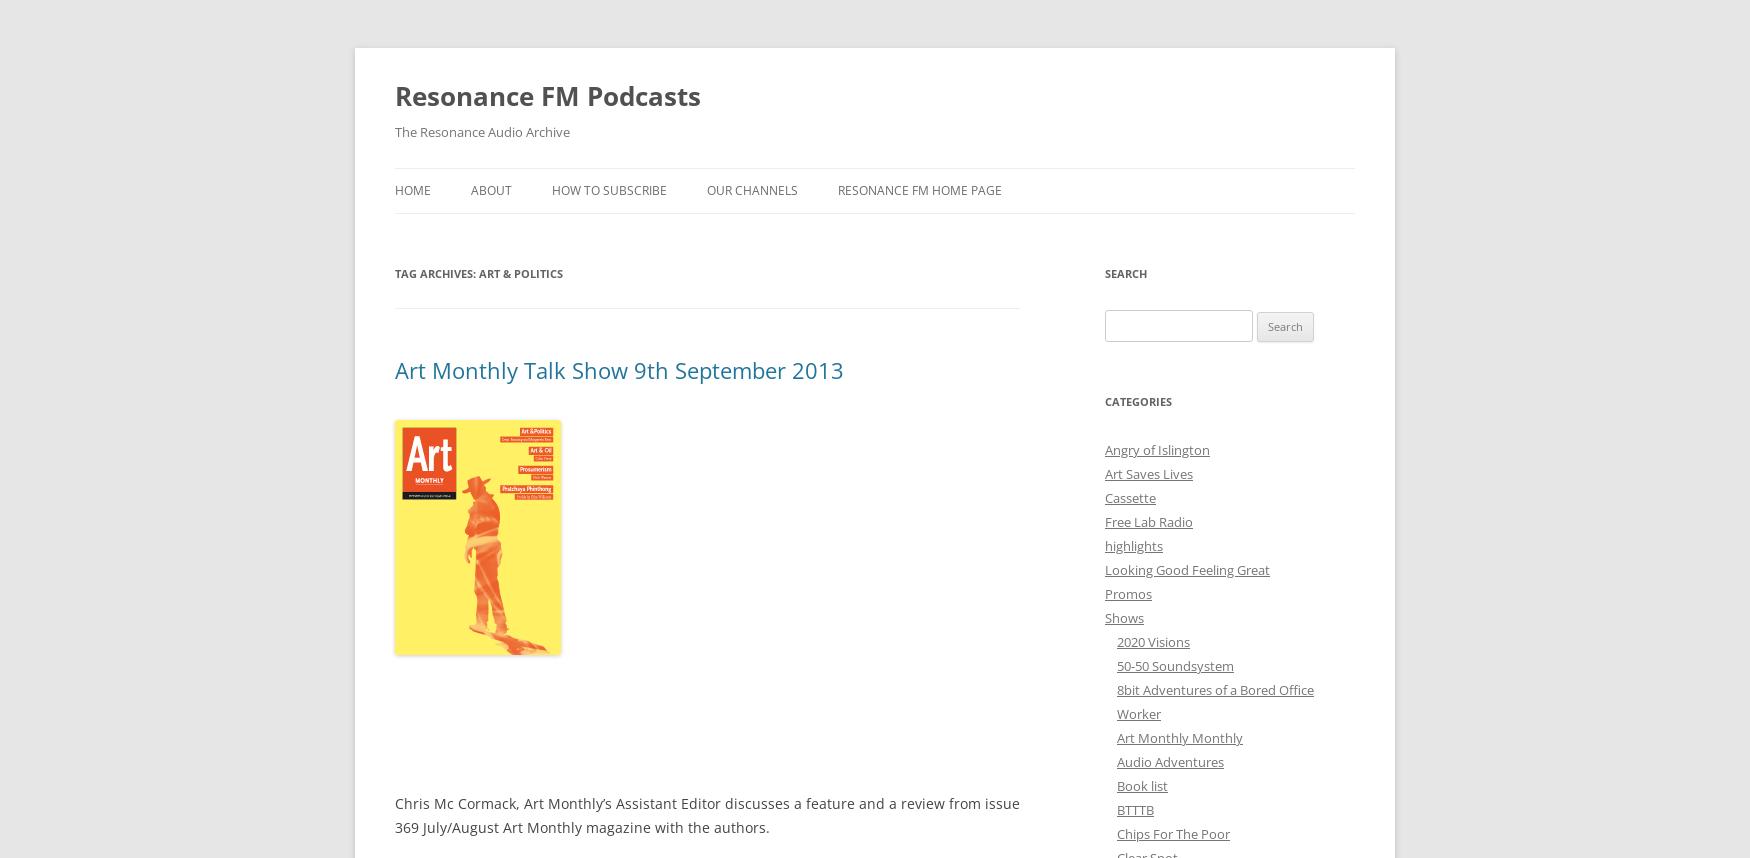 This screenshot has height=858, width=1750. I want to click on 'BTTTB', so click(1117, 810).